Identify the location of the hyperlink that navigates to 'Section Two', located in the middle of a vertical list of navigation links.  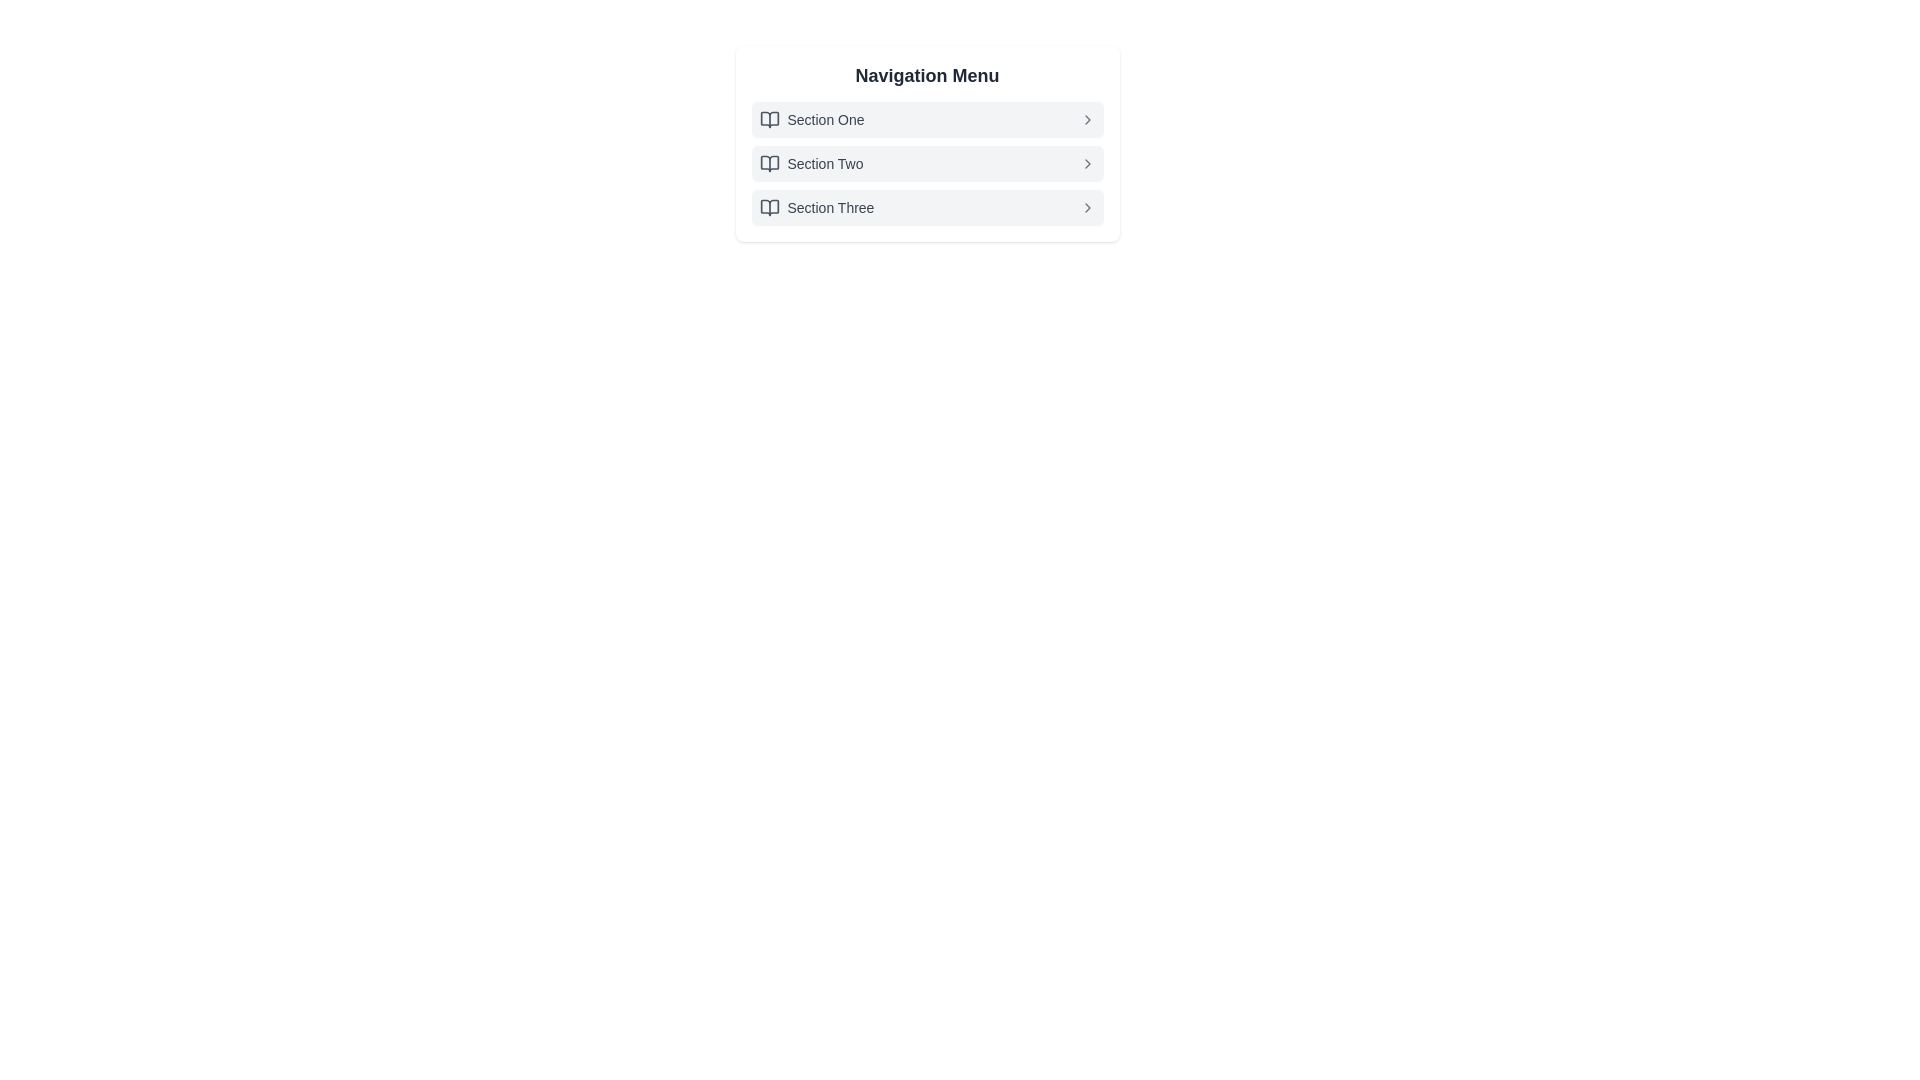
(825, 163).